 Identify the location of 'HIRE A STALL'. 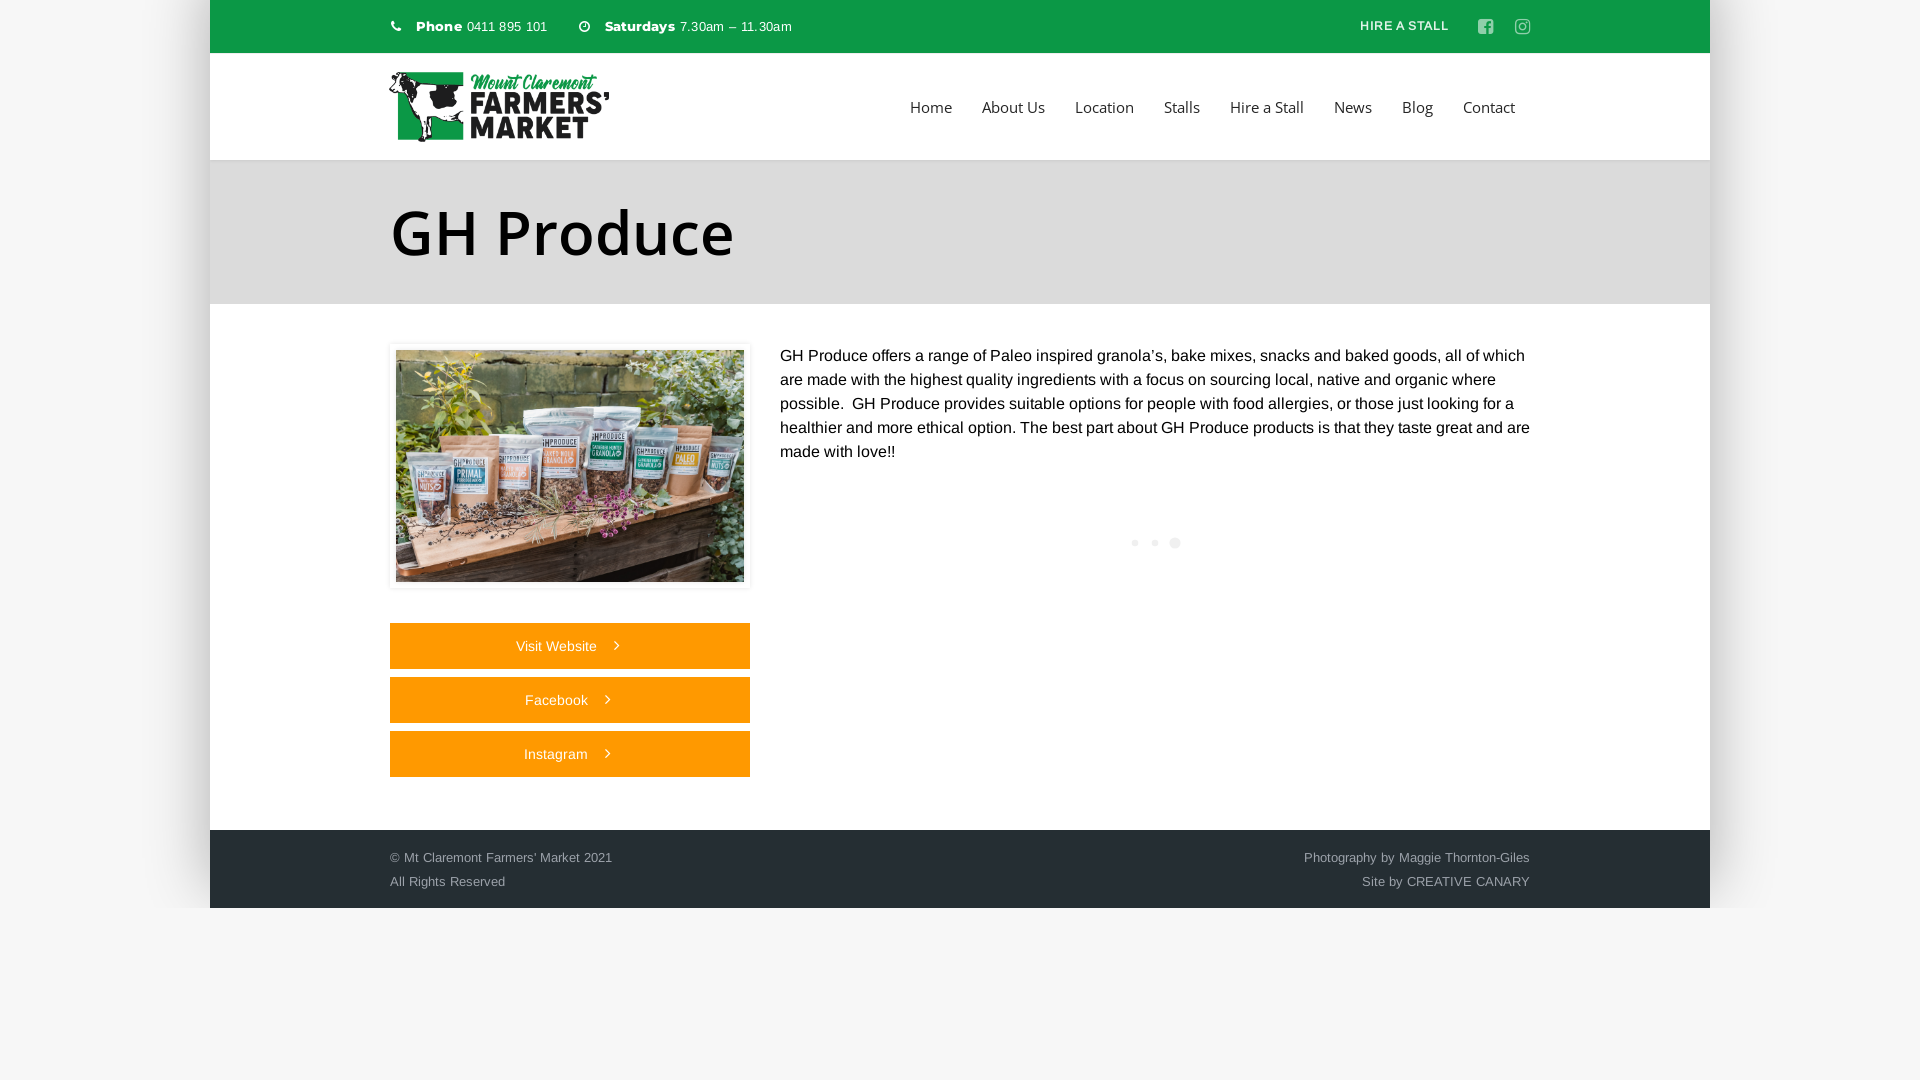
(1402, 26).